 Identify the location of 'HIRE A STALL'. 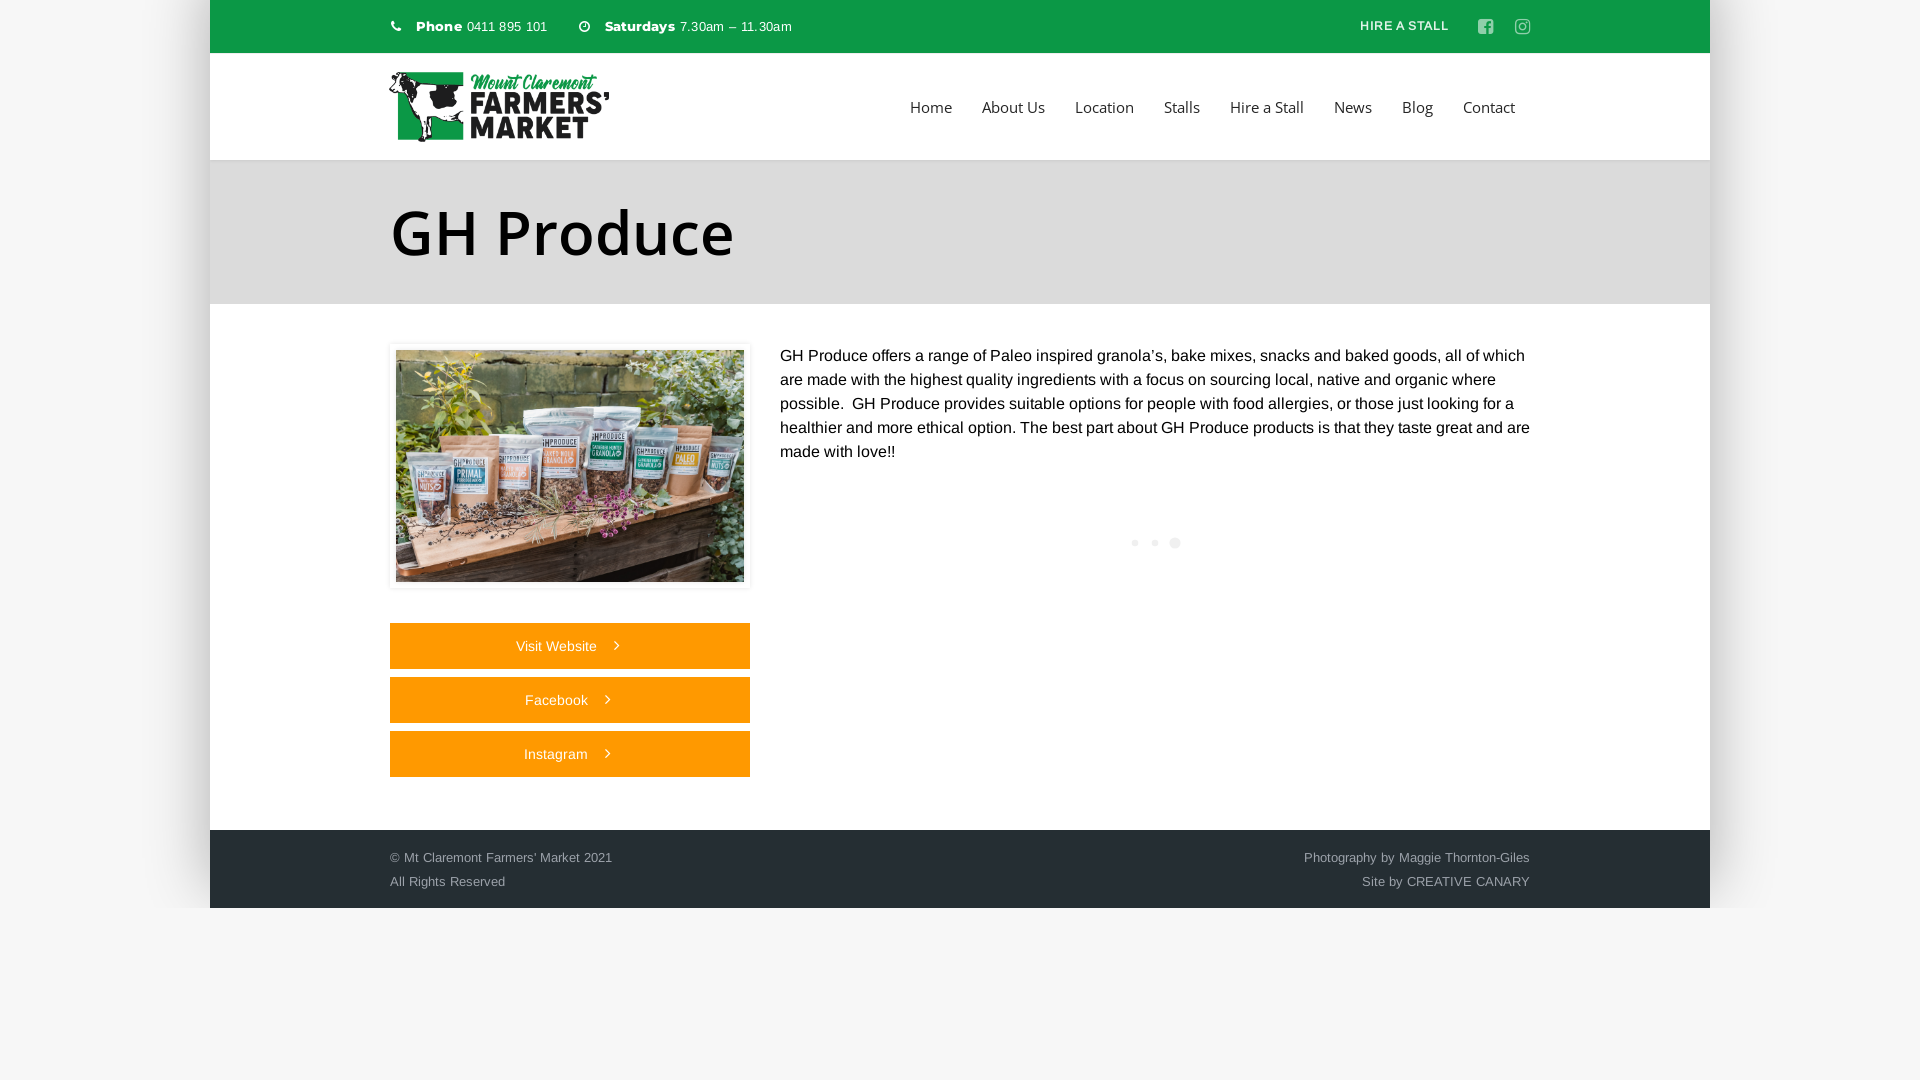
(1402, 26).